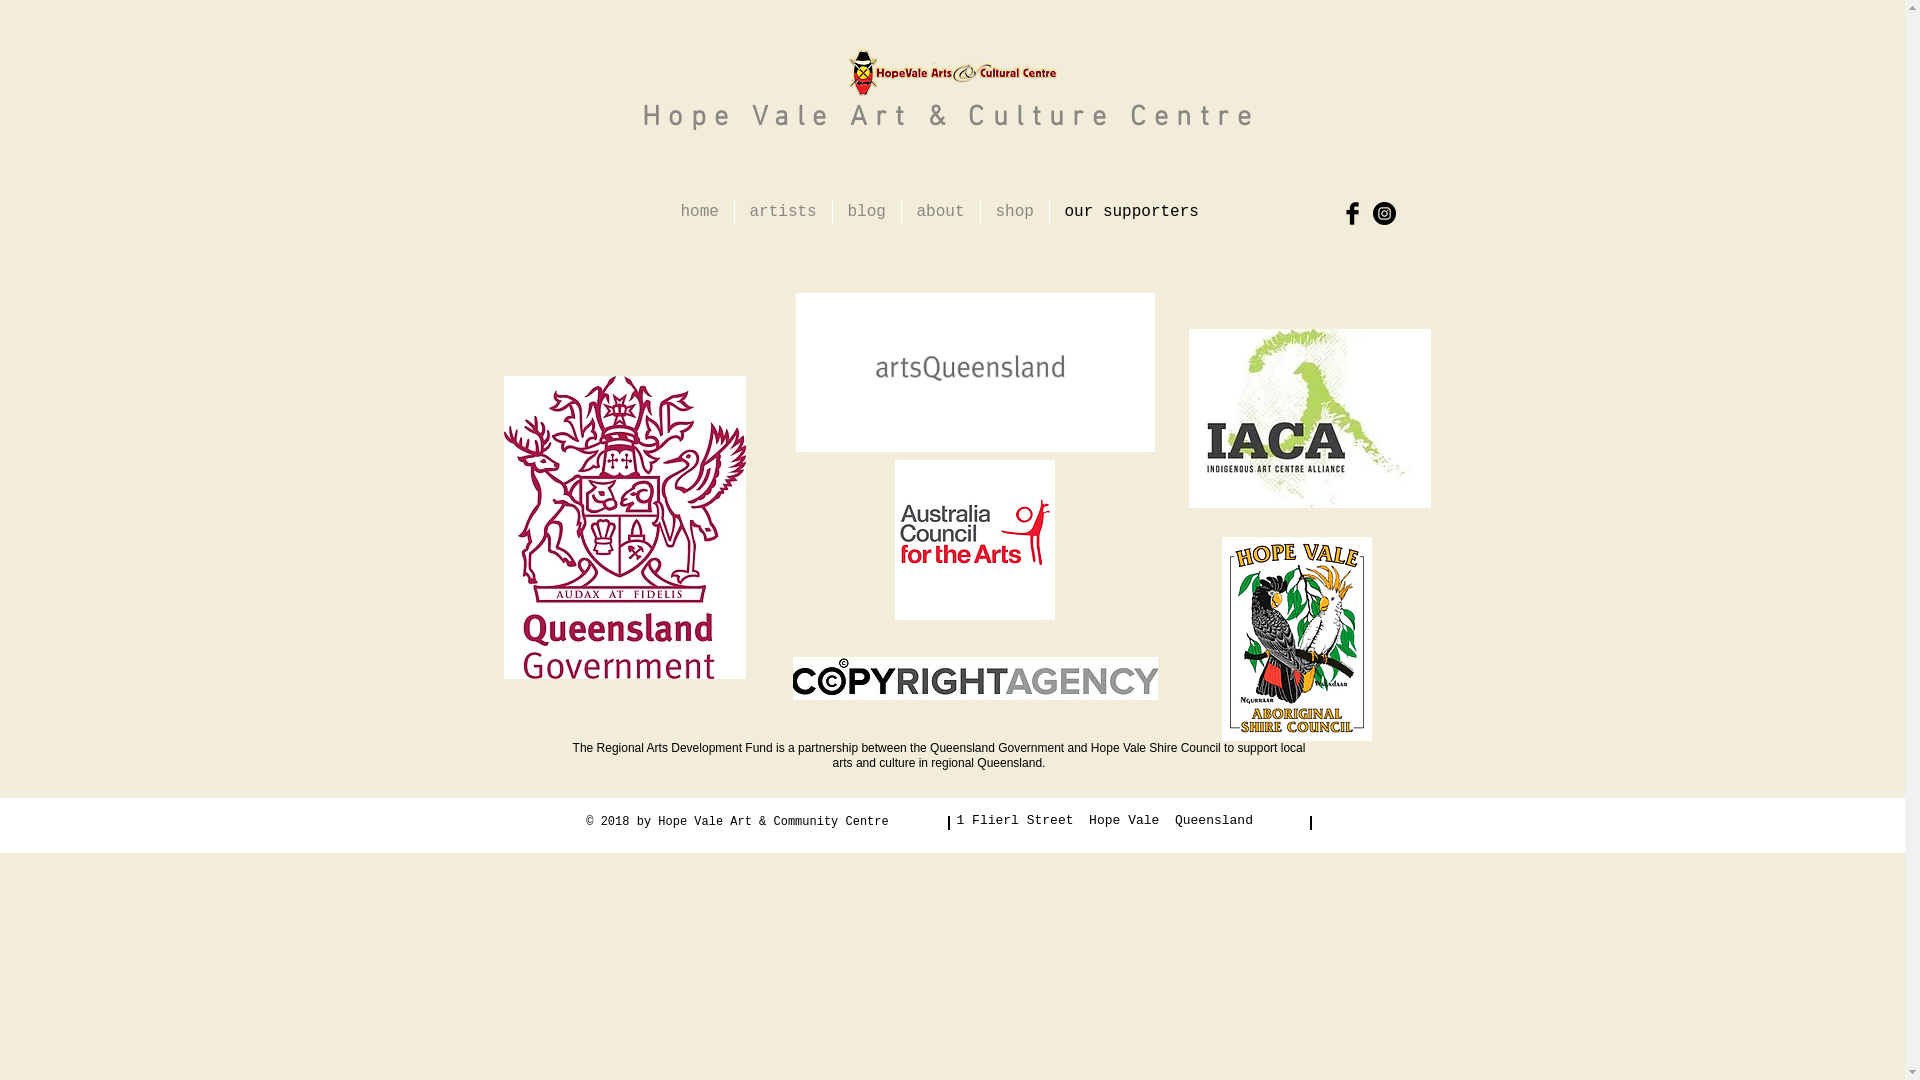 Image resolution: width=1920 pixels, height=1080 pixels. Describe the element at coordinates (700, 212) in the screenshot. I see `'home'` at that location.